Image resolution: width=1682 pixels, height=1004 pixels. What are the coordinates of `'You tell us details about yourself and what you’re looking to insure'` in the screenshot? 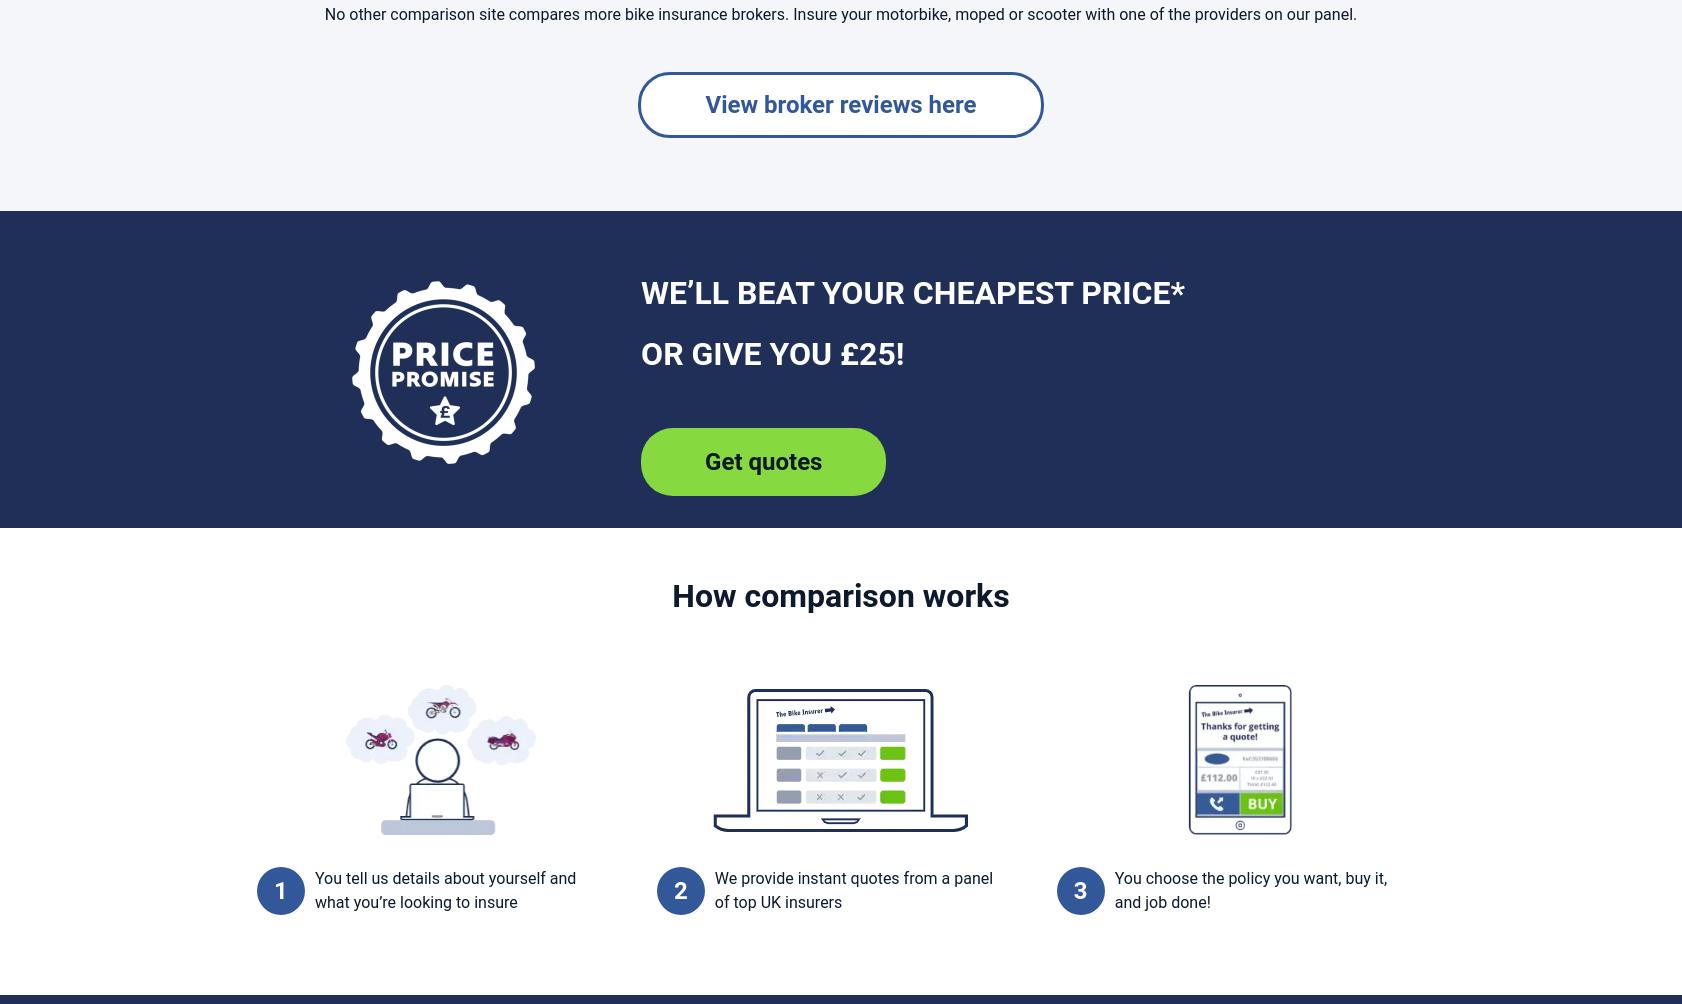 It's located at (445, 889).